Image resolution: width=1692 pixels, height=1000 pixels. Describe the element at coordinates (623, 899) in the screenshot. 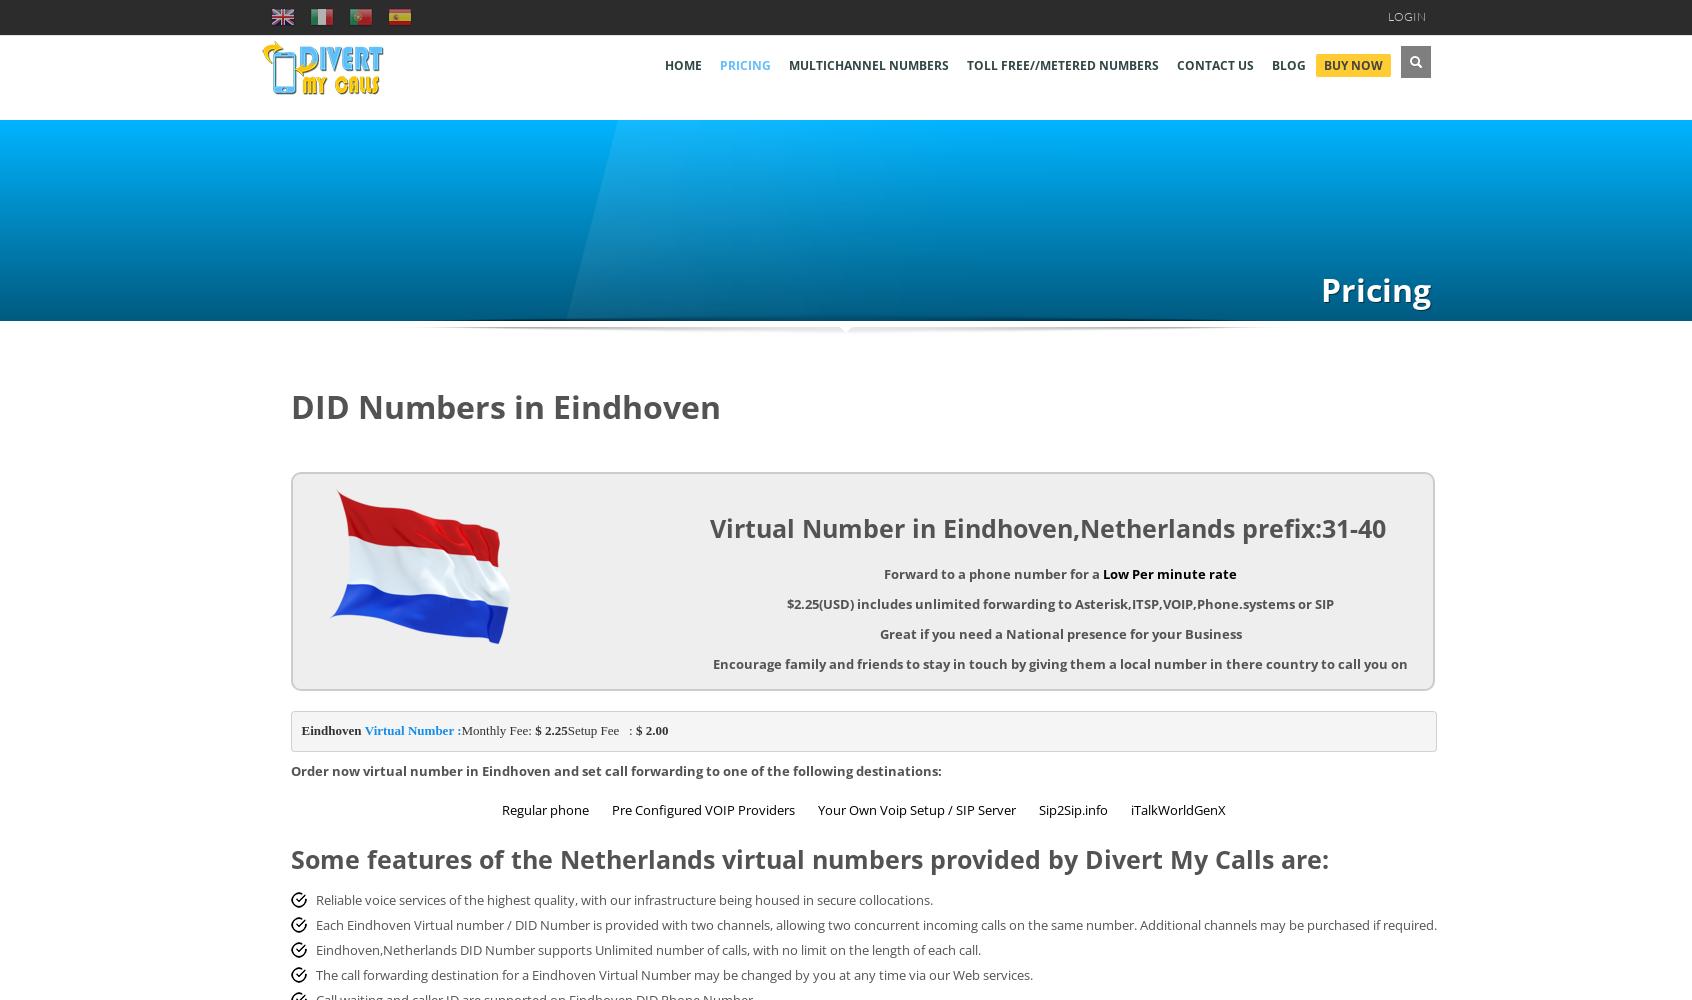

I see `'Reliable voice services of the highest quality, with our infrastructure being housed in secure collocations.'` at that location.